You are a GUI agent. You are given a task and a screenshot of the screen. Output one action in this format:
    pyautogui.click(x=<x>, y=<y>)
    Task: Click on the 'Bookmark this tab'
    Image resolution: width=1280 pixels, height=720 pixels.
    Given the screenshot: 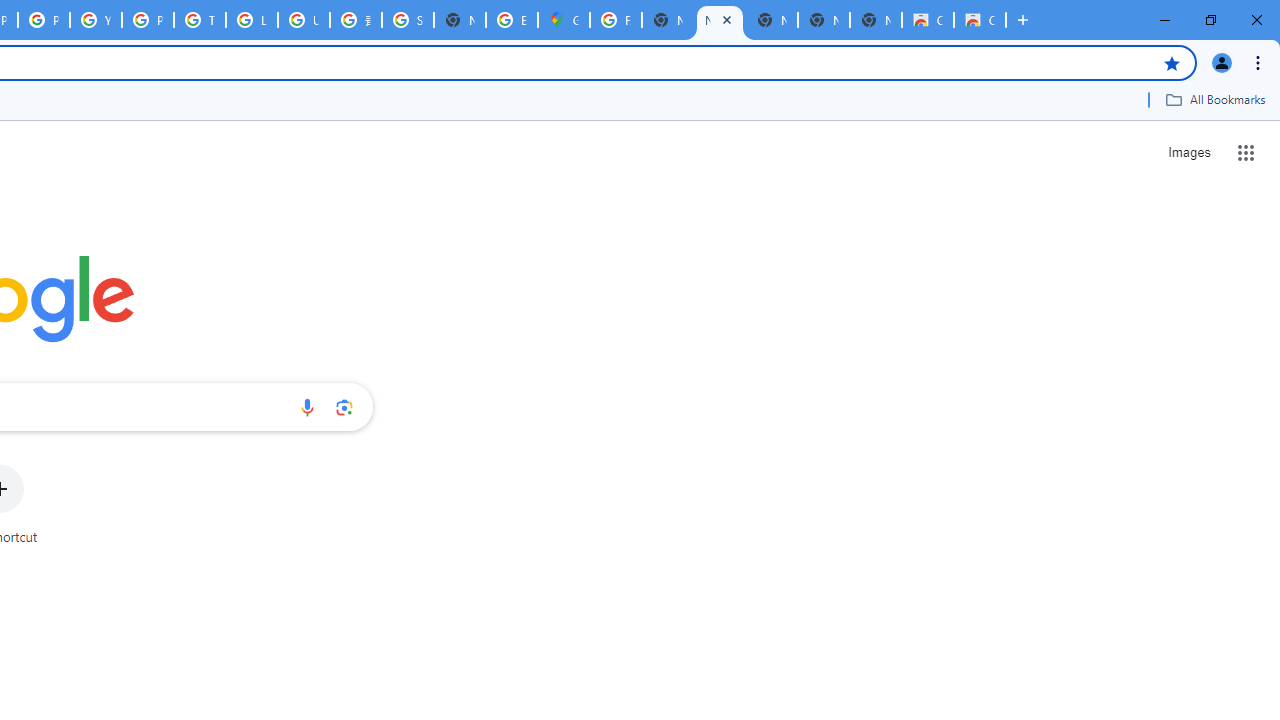 What is the action you would take?
    pyautogui.click(x=1171, y=61)
    